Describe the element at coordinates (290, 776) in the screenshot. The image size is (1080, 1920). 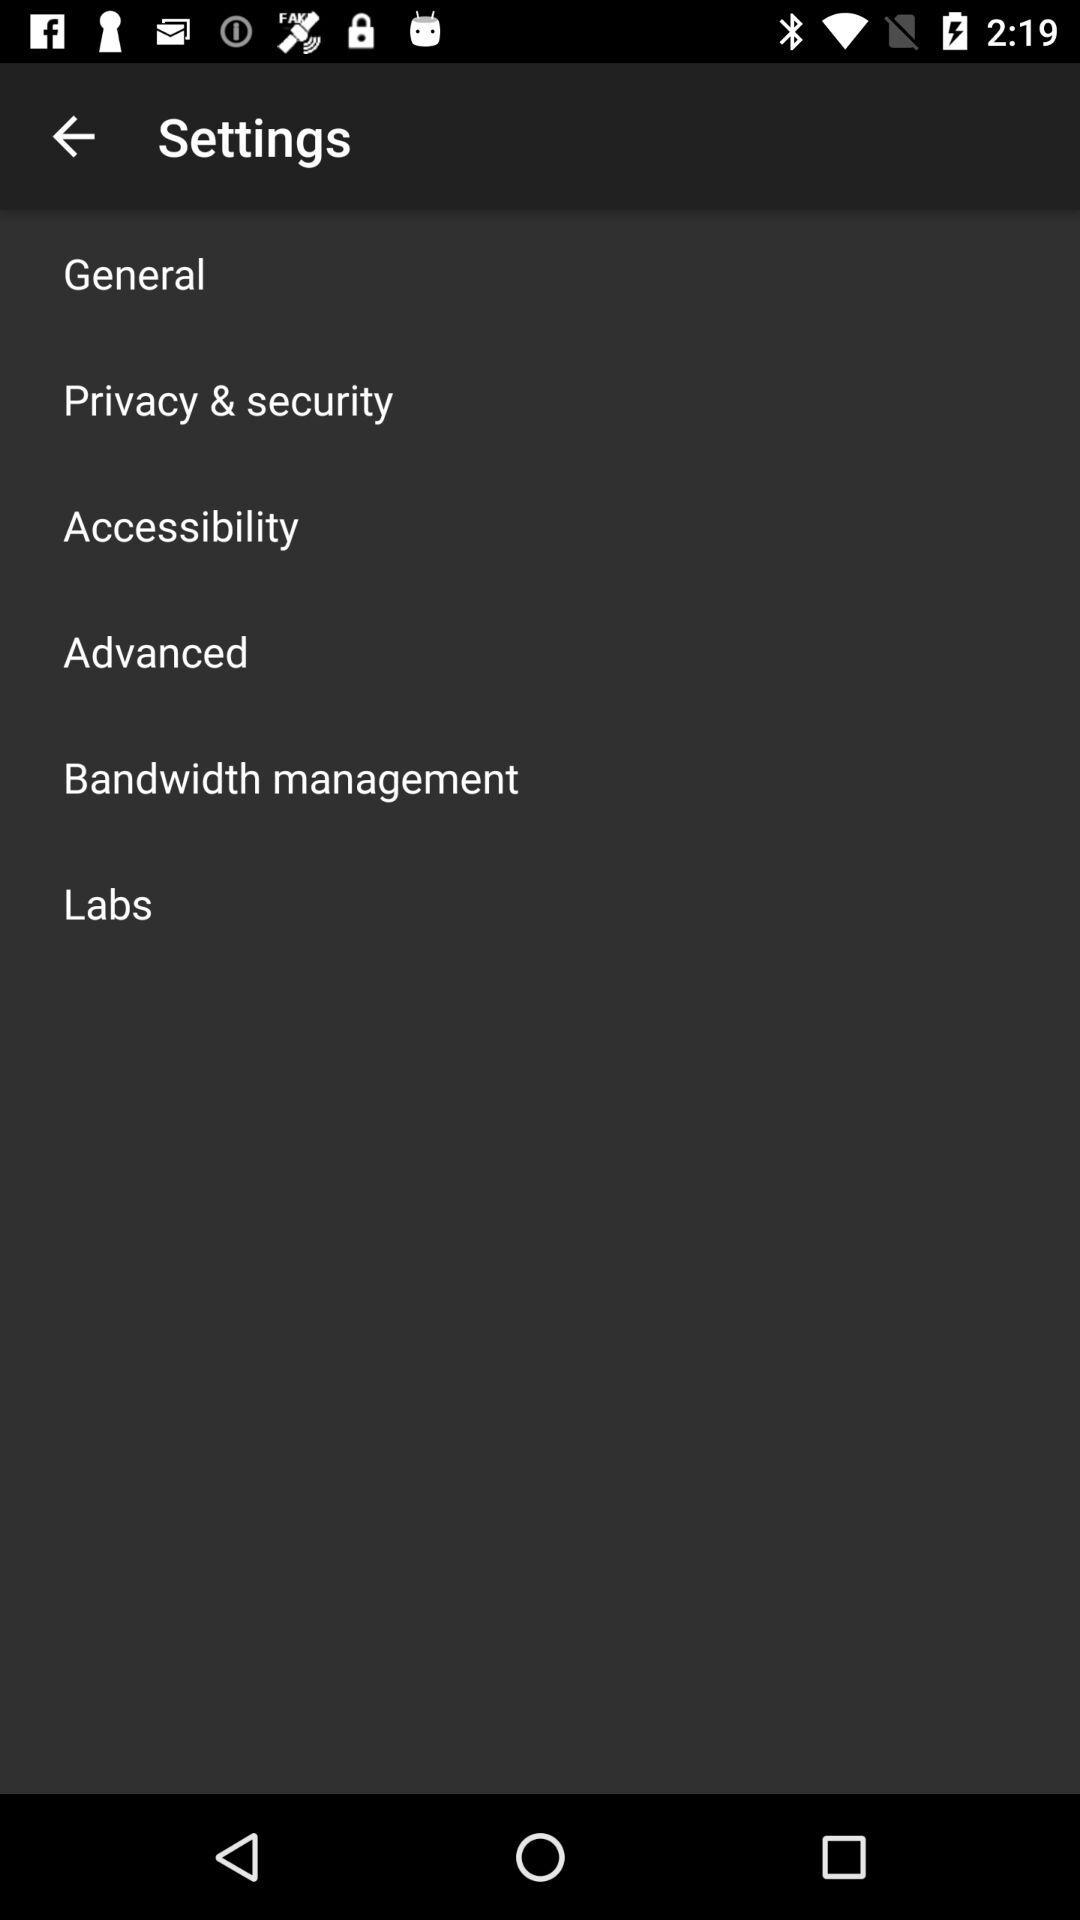
I see `the item below advanced` at that location.